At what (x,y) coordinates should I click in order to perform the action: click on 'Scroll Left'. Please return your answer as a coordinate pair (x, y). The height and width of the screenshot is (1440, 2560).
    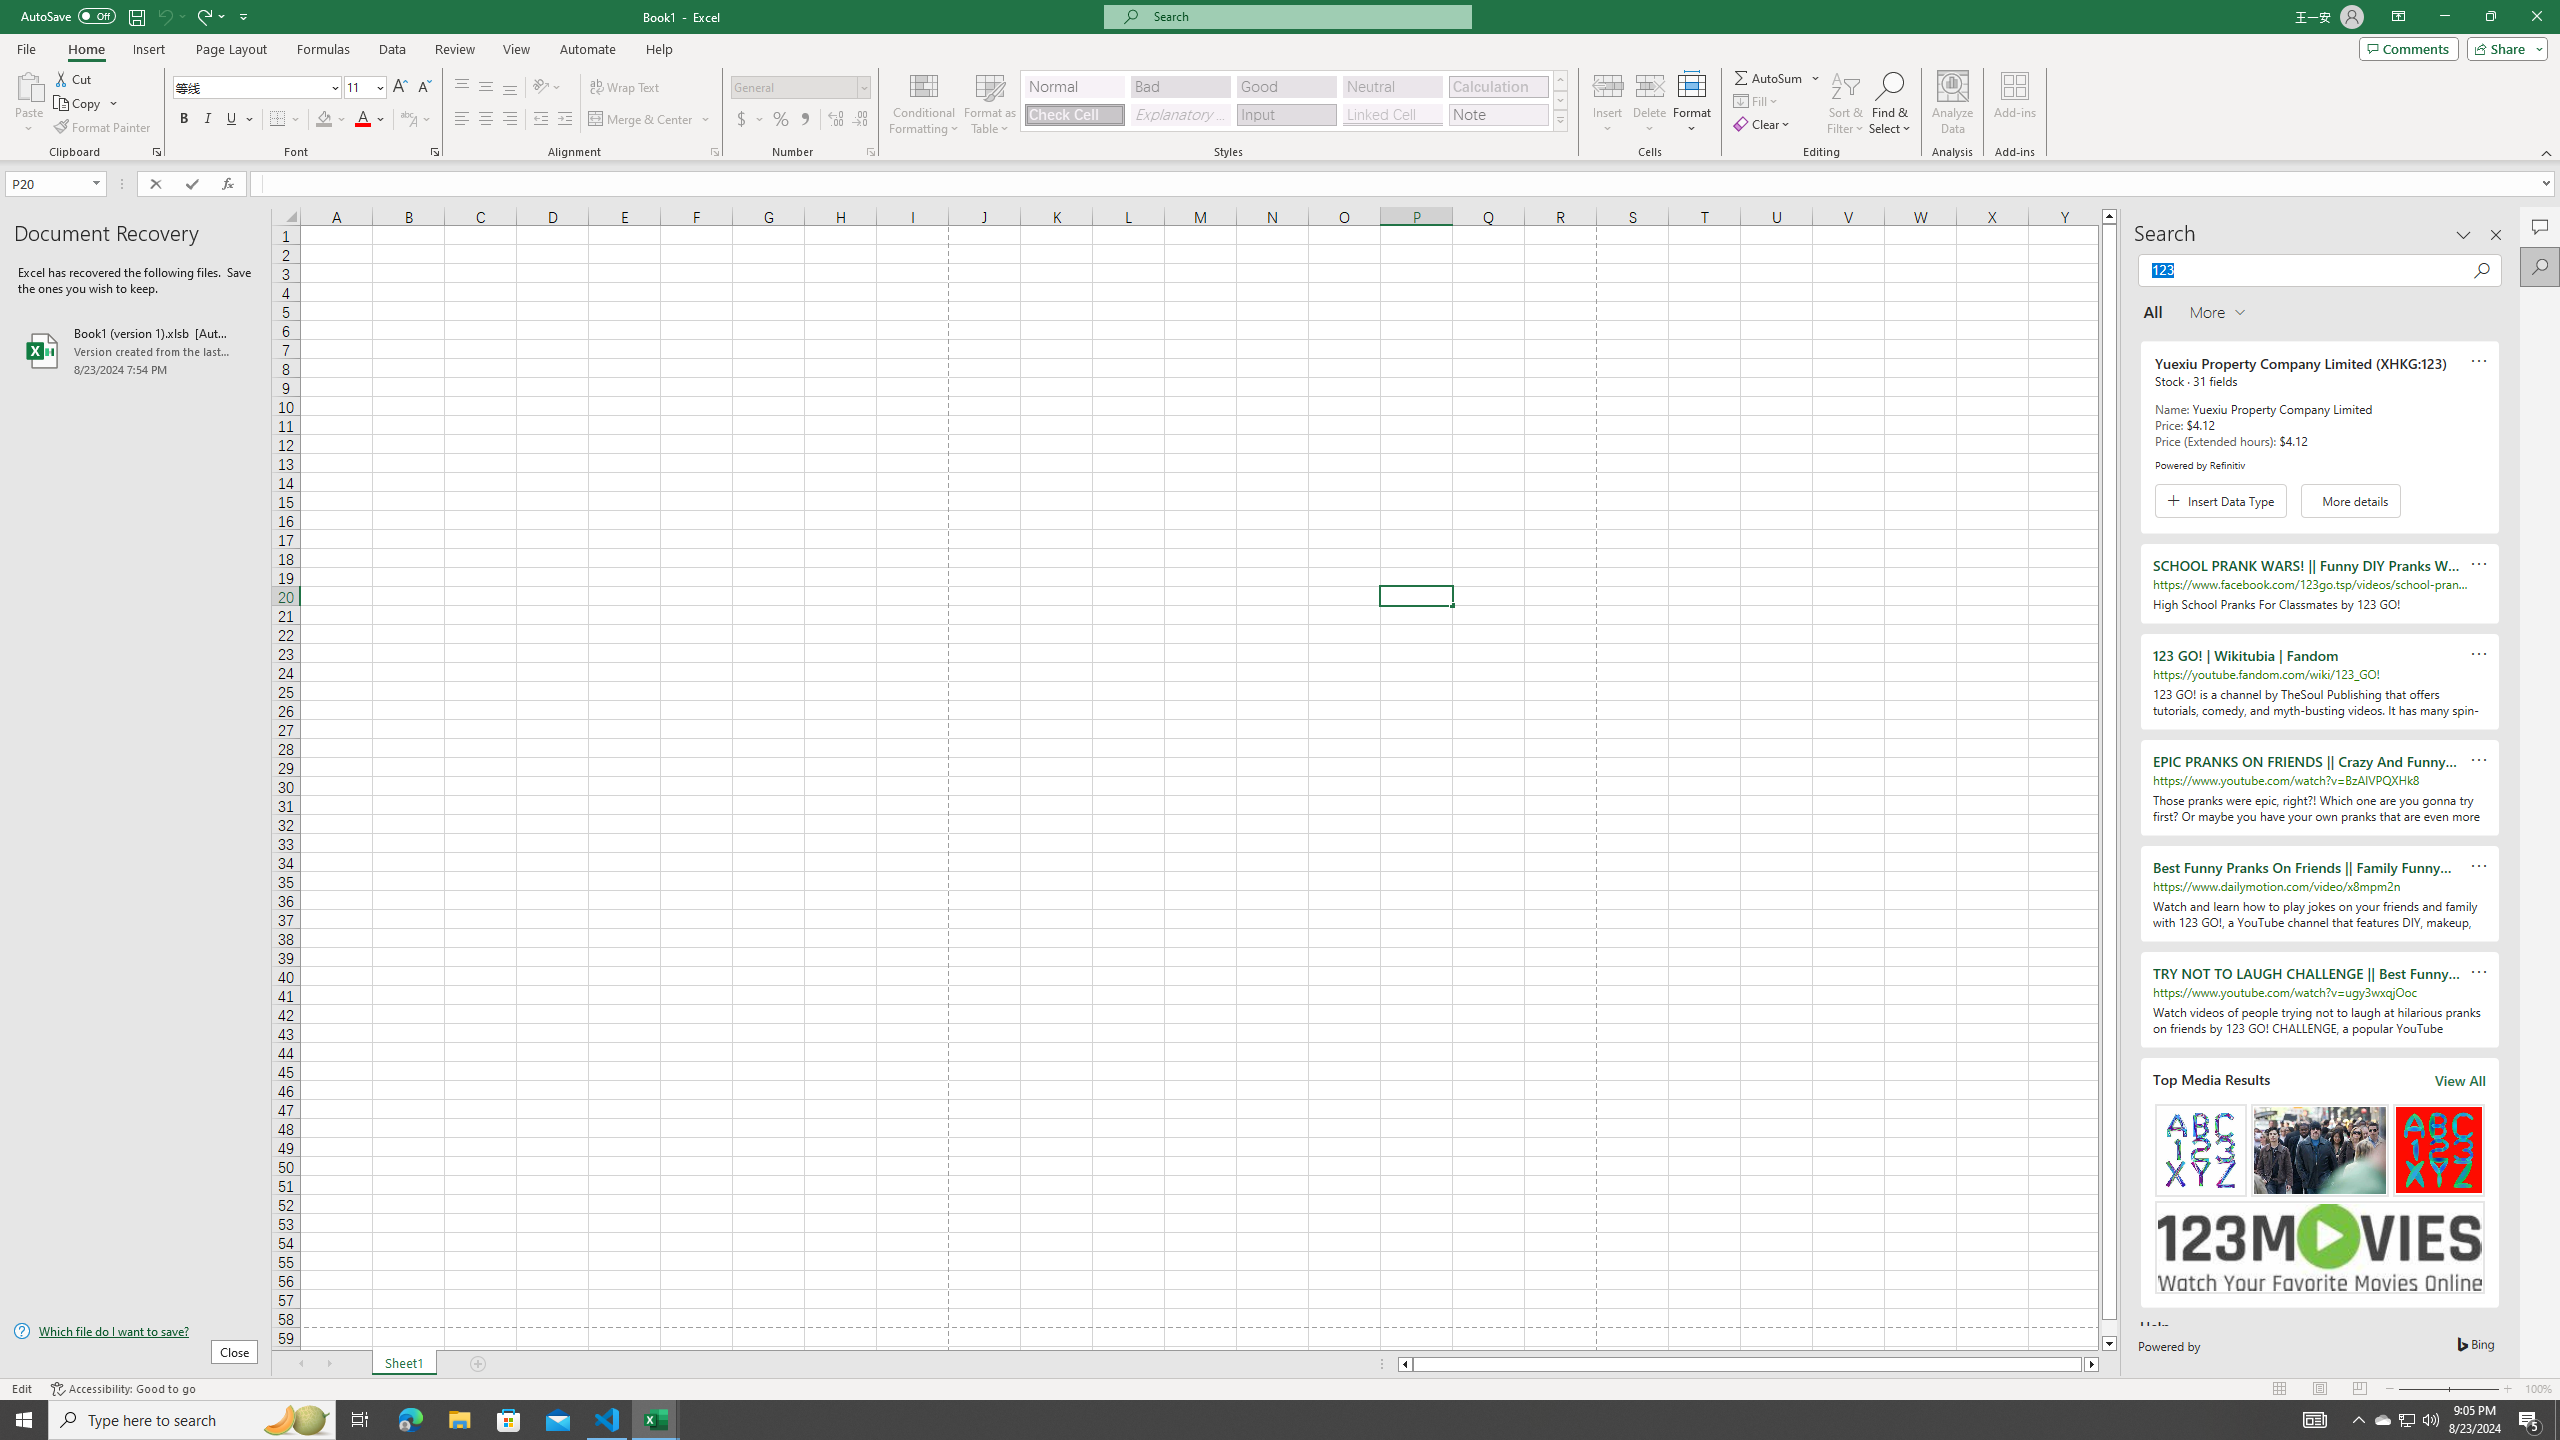
    Looking at the image, I should click on (299, 1363).